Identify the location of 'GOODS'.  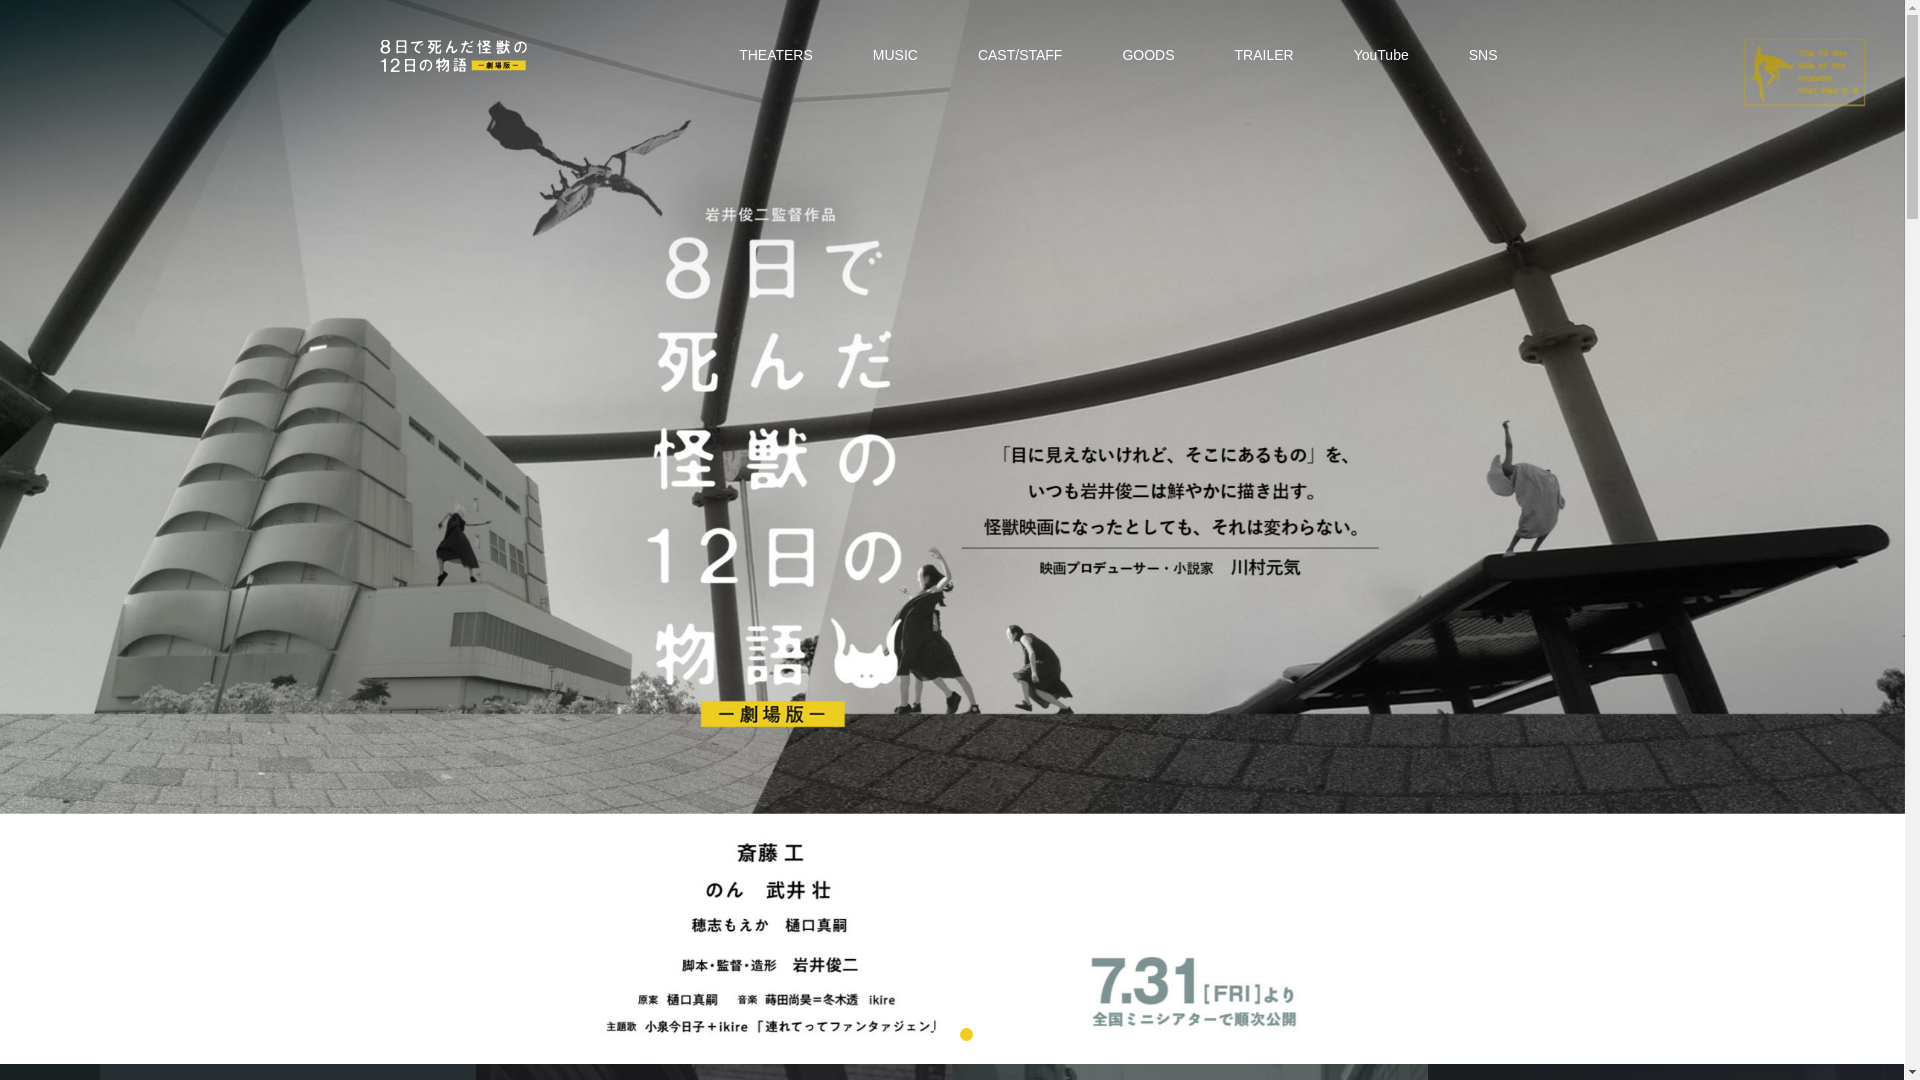
(1147, 53).